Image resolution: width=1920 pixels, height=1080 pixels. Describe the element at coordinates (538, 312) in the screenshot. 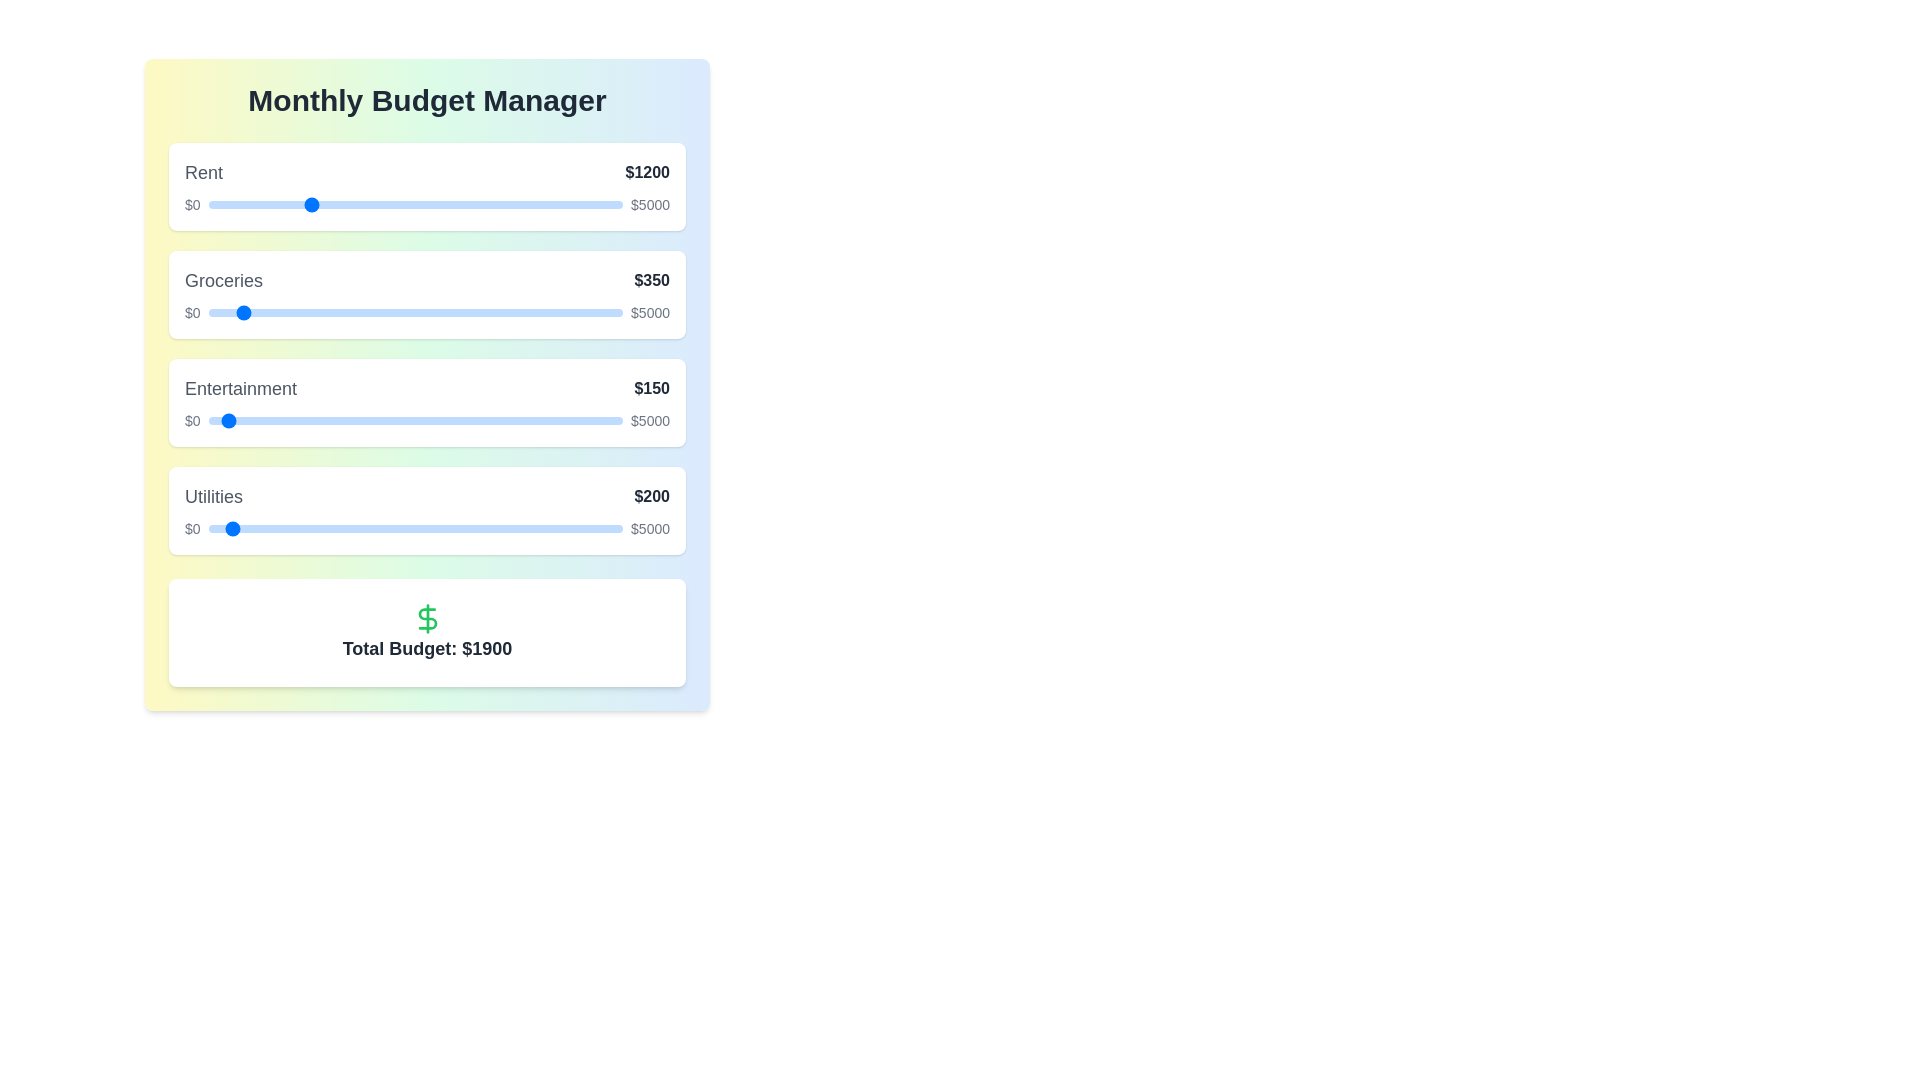

I see `groceries budget slider` at that location.